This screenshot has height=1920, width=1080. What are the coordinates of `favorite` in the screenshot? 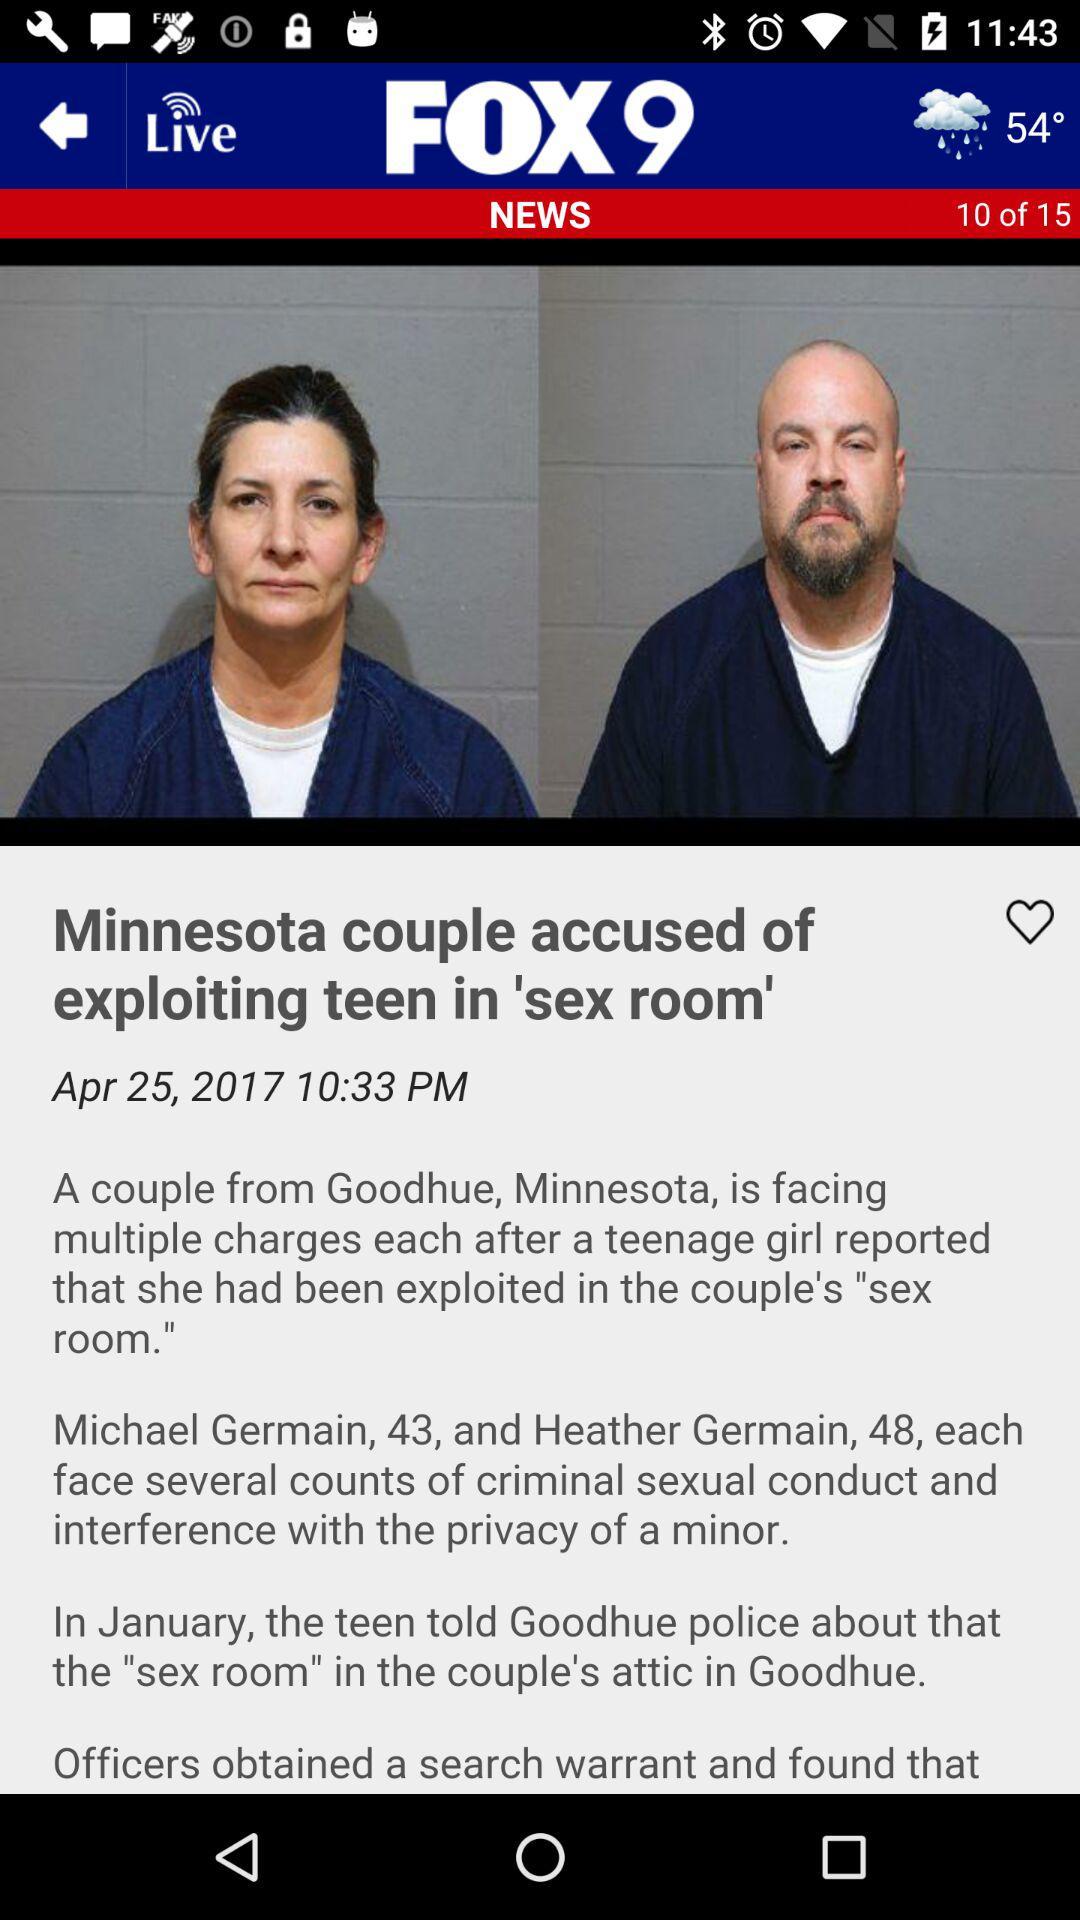 It's located at (1017, 921).